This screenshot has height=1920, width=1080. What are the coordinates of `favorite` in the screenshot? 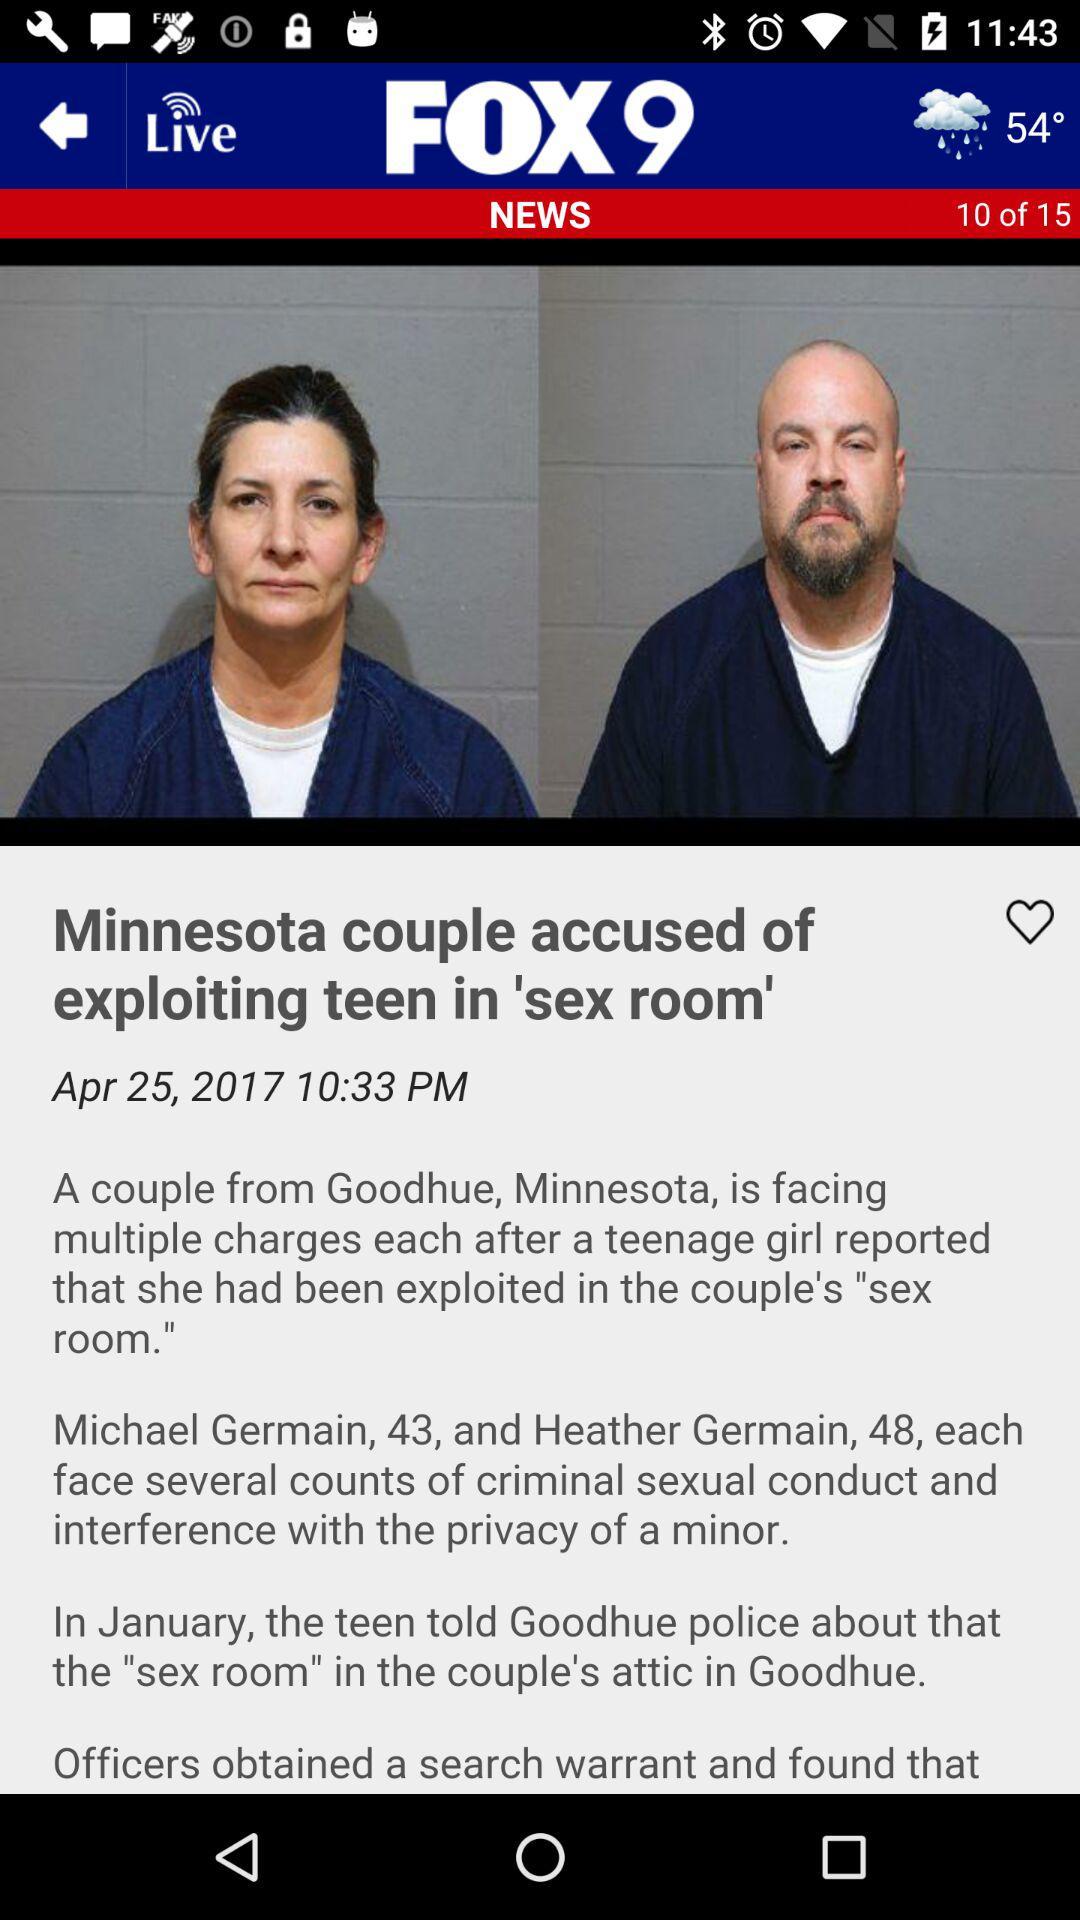 It's located at (1017, 921).